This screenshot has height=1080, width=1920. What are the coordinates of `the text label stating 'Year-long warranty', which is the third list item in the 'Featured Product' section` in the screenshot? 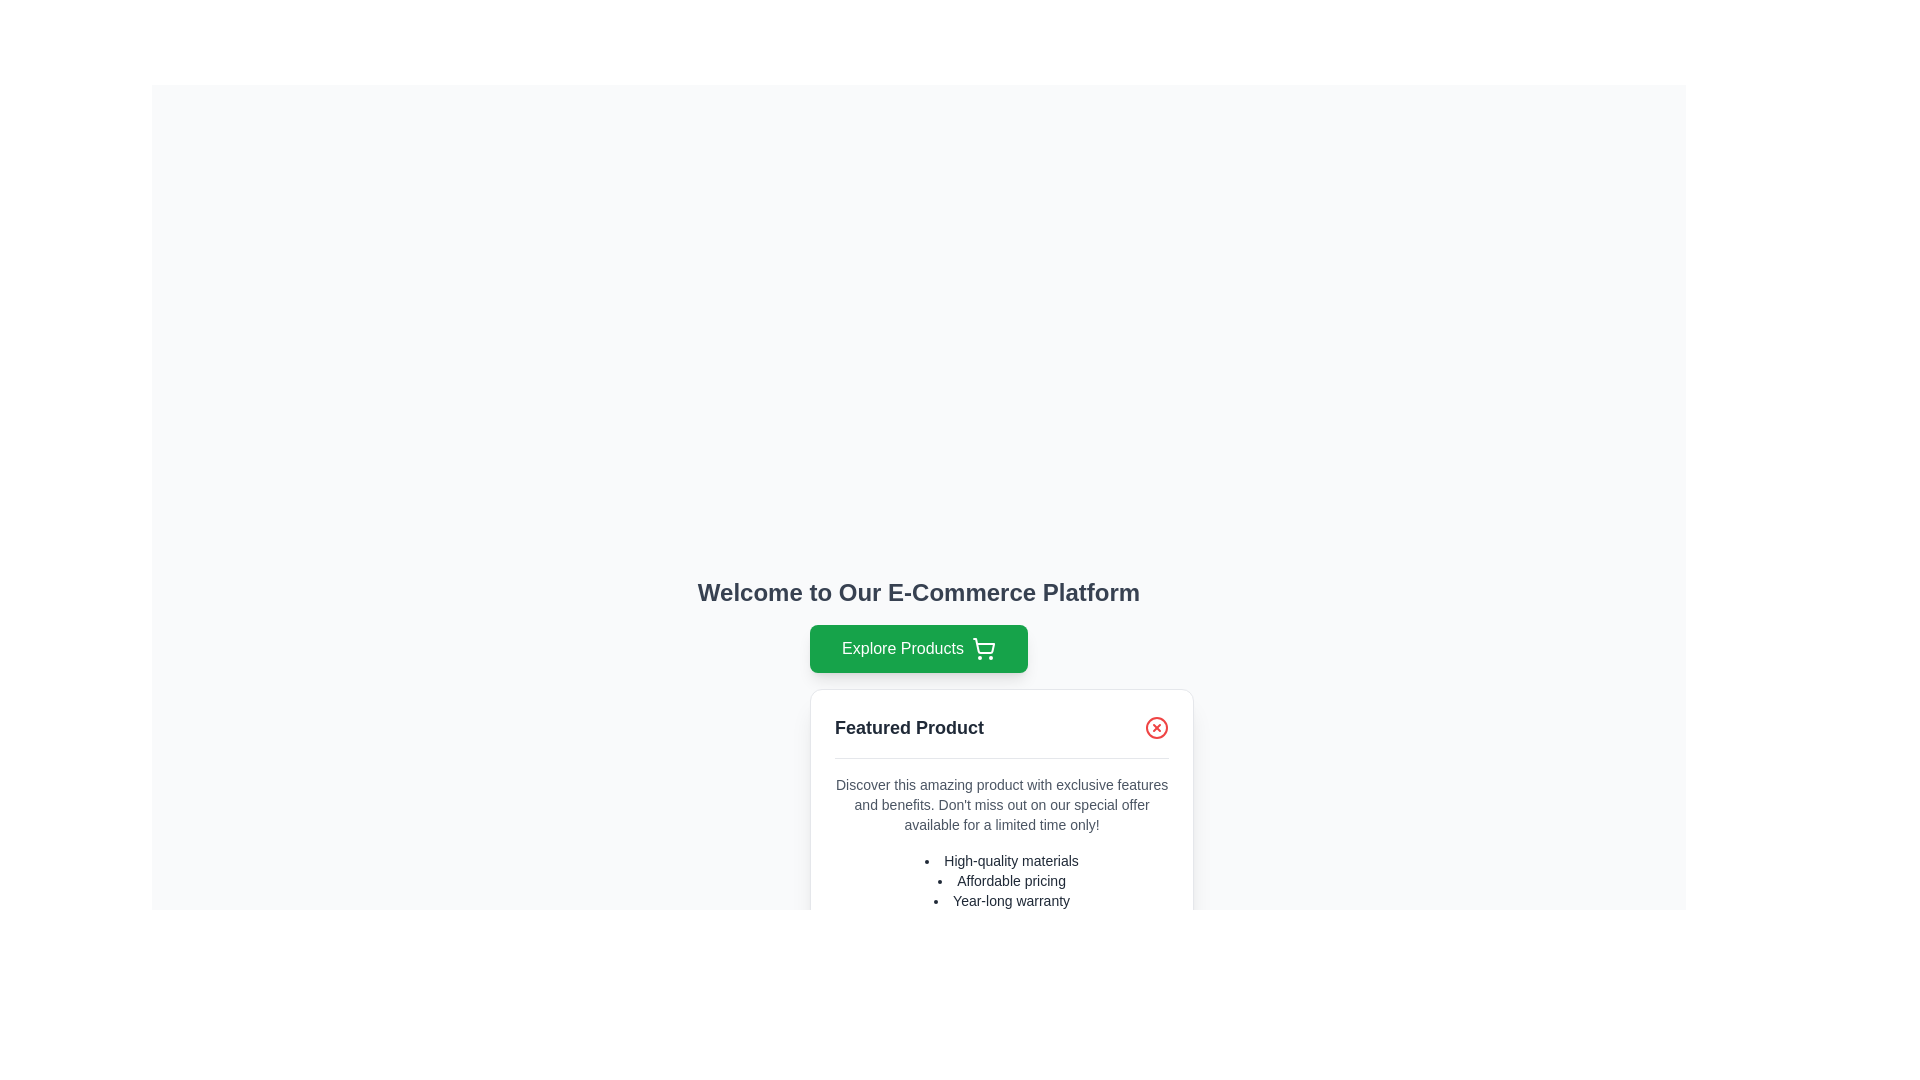 It's located at (1002, 901).